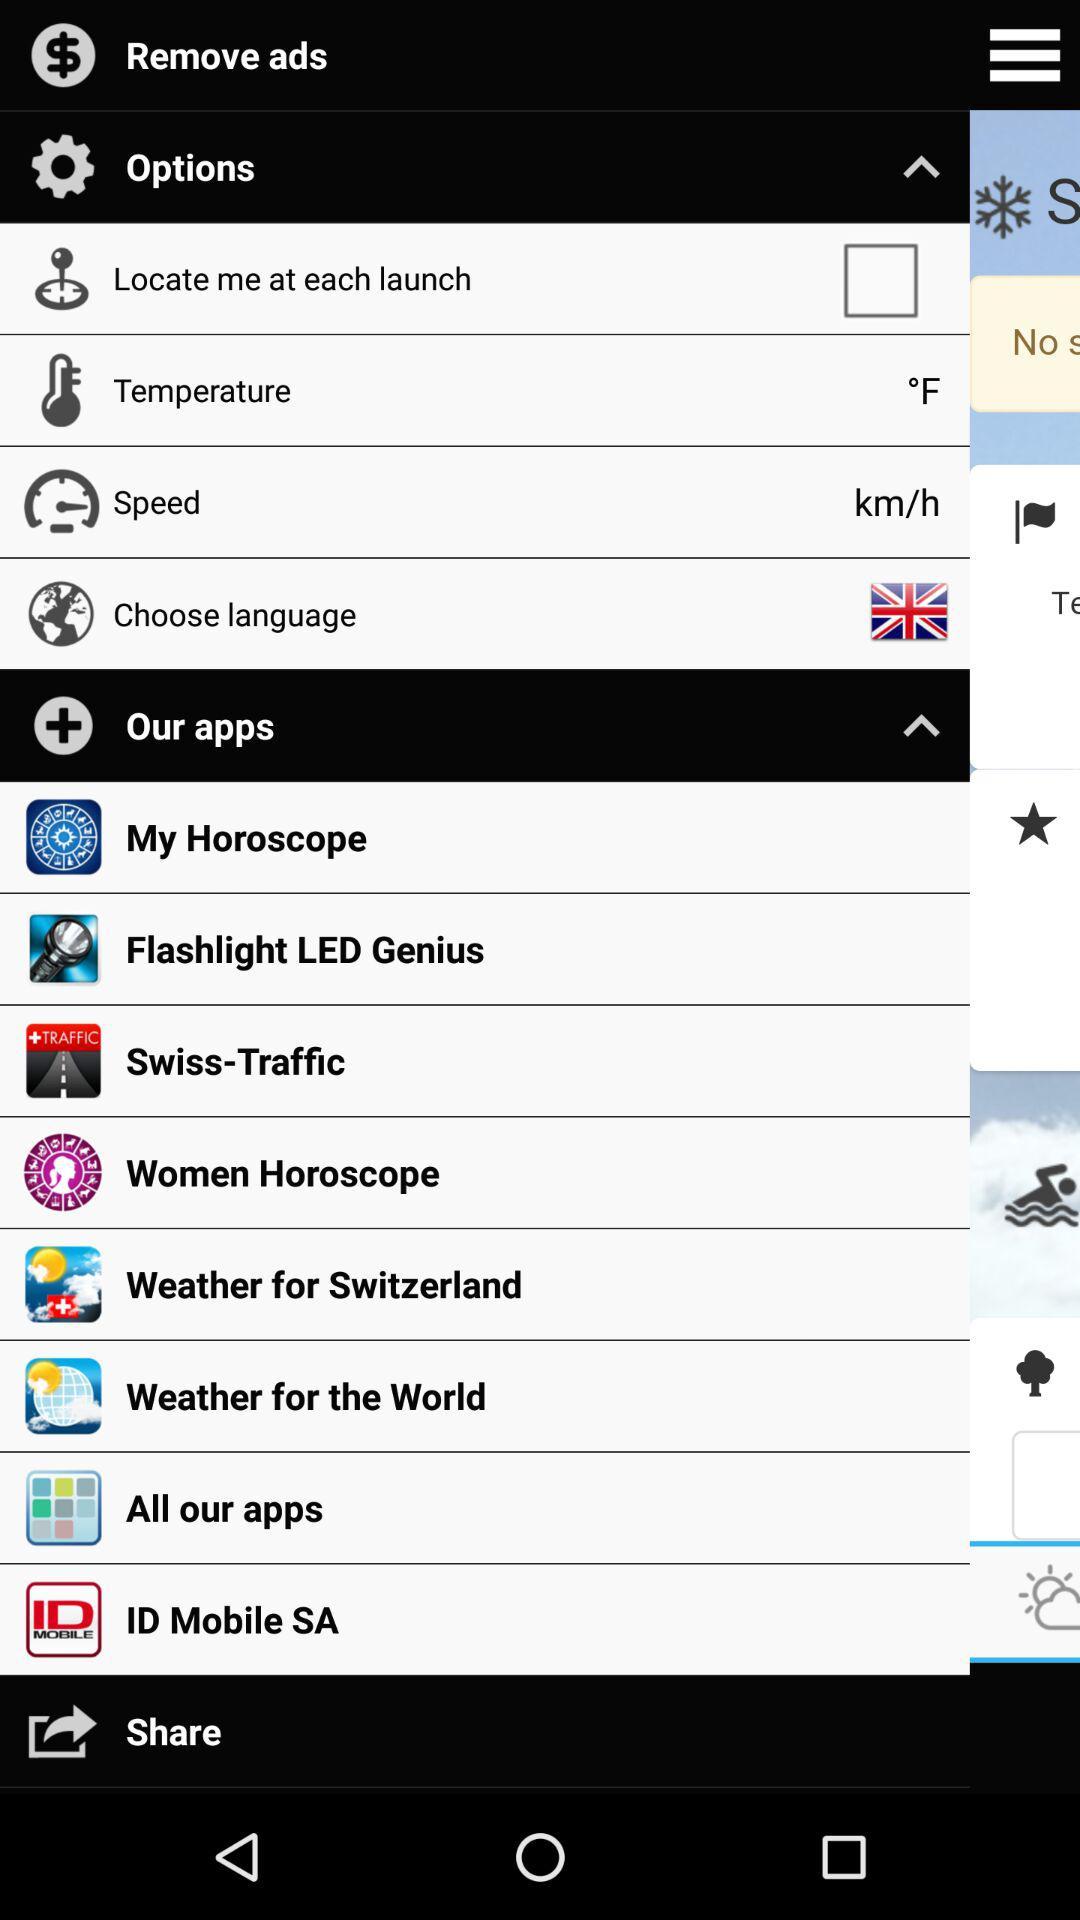 The width and height of the screenshot is (1080, 1920). Describe the element at coordinates (1024, 55) in the screenshot. I see `more options` at that location.